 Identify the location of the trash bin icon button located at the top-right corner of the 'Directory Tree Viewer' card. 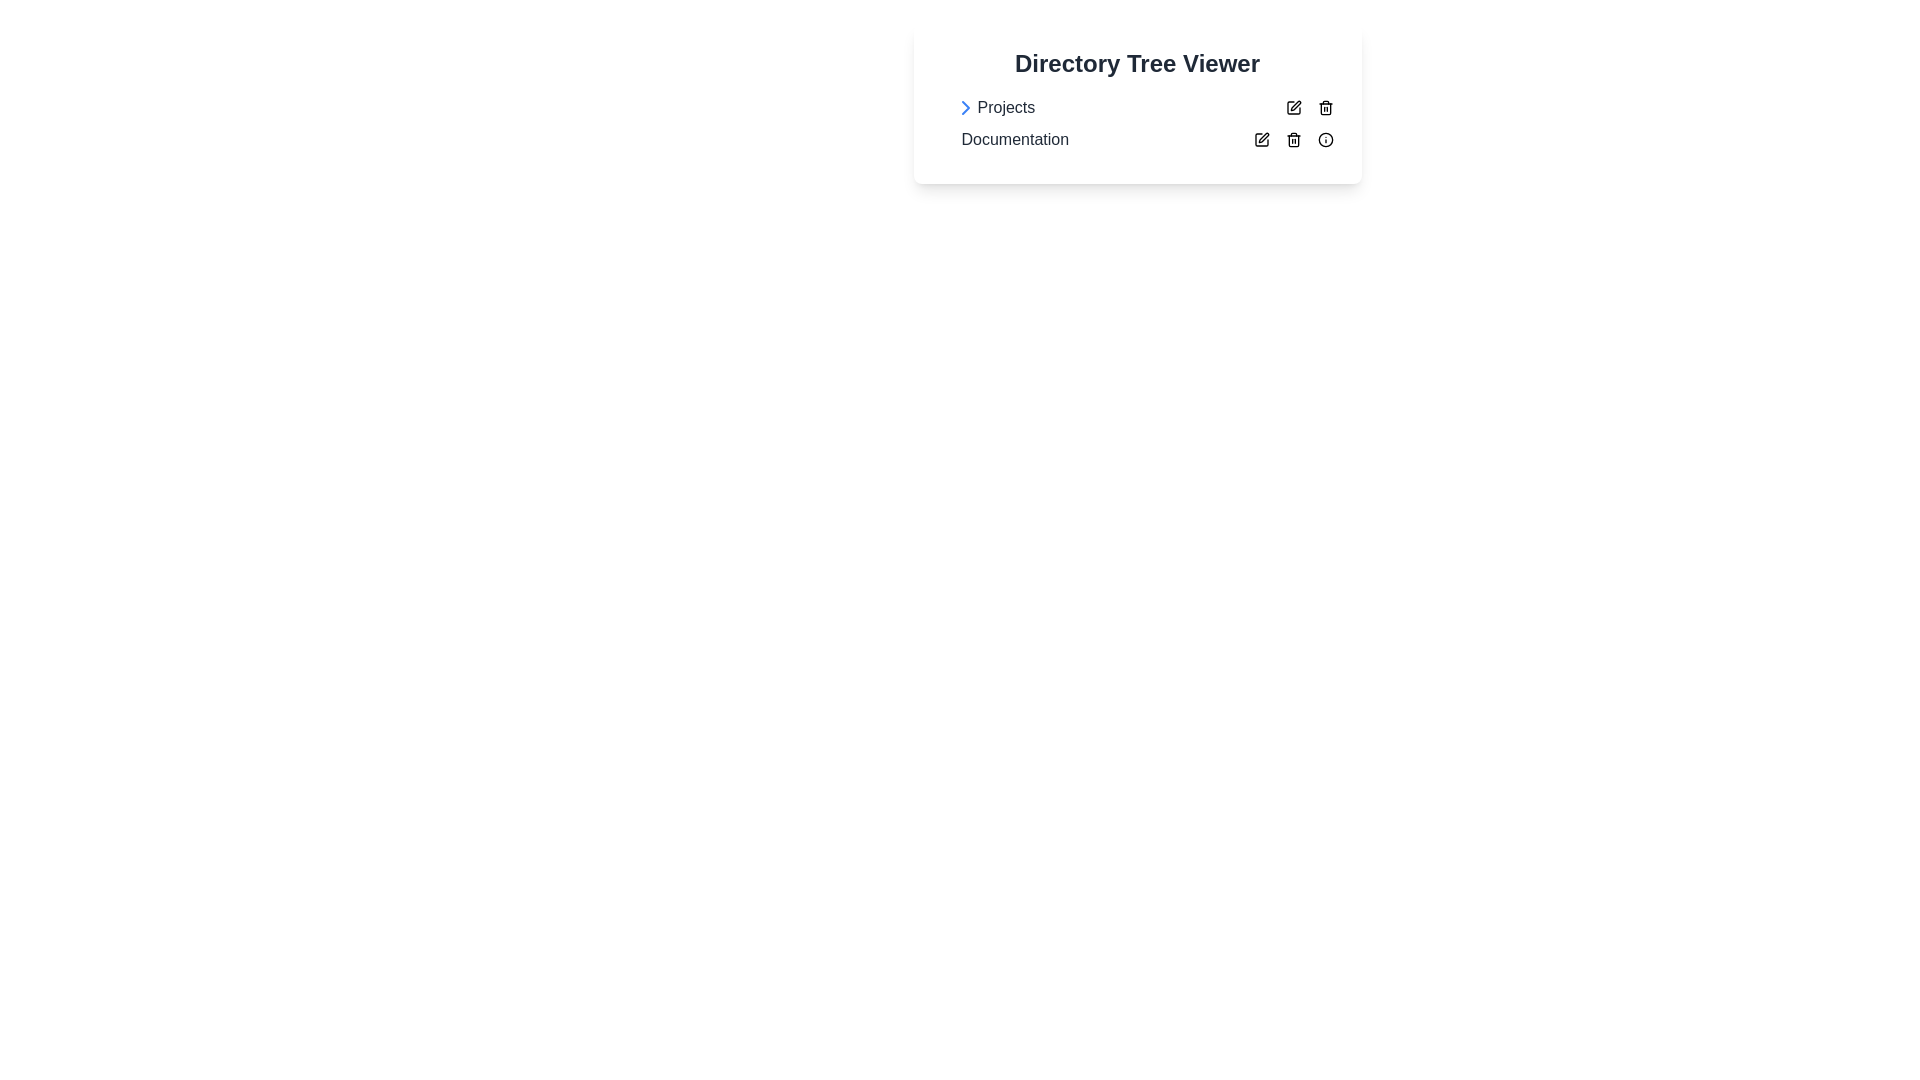
(1293, 138).